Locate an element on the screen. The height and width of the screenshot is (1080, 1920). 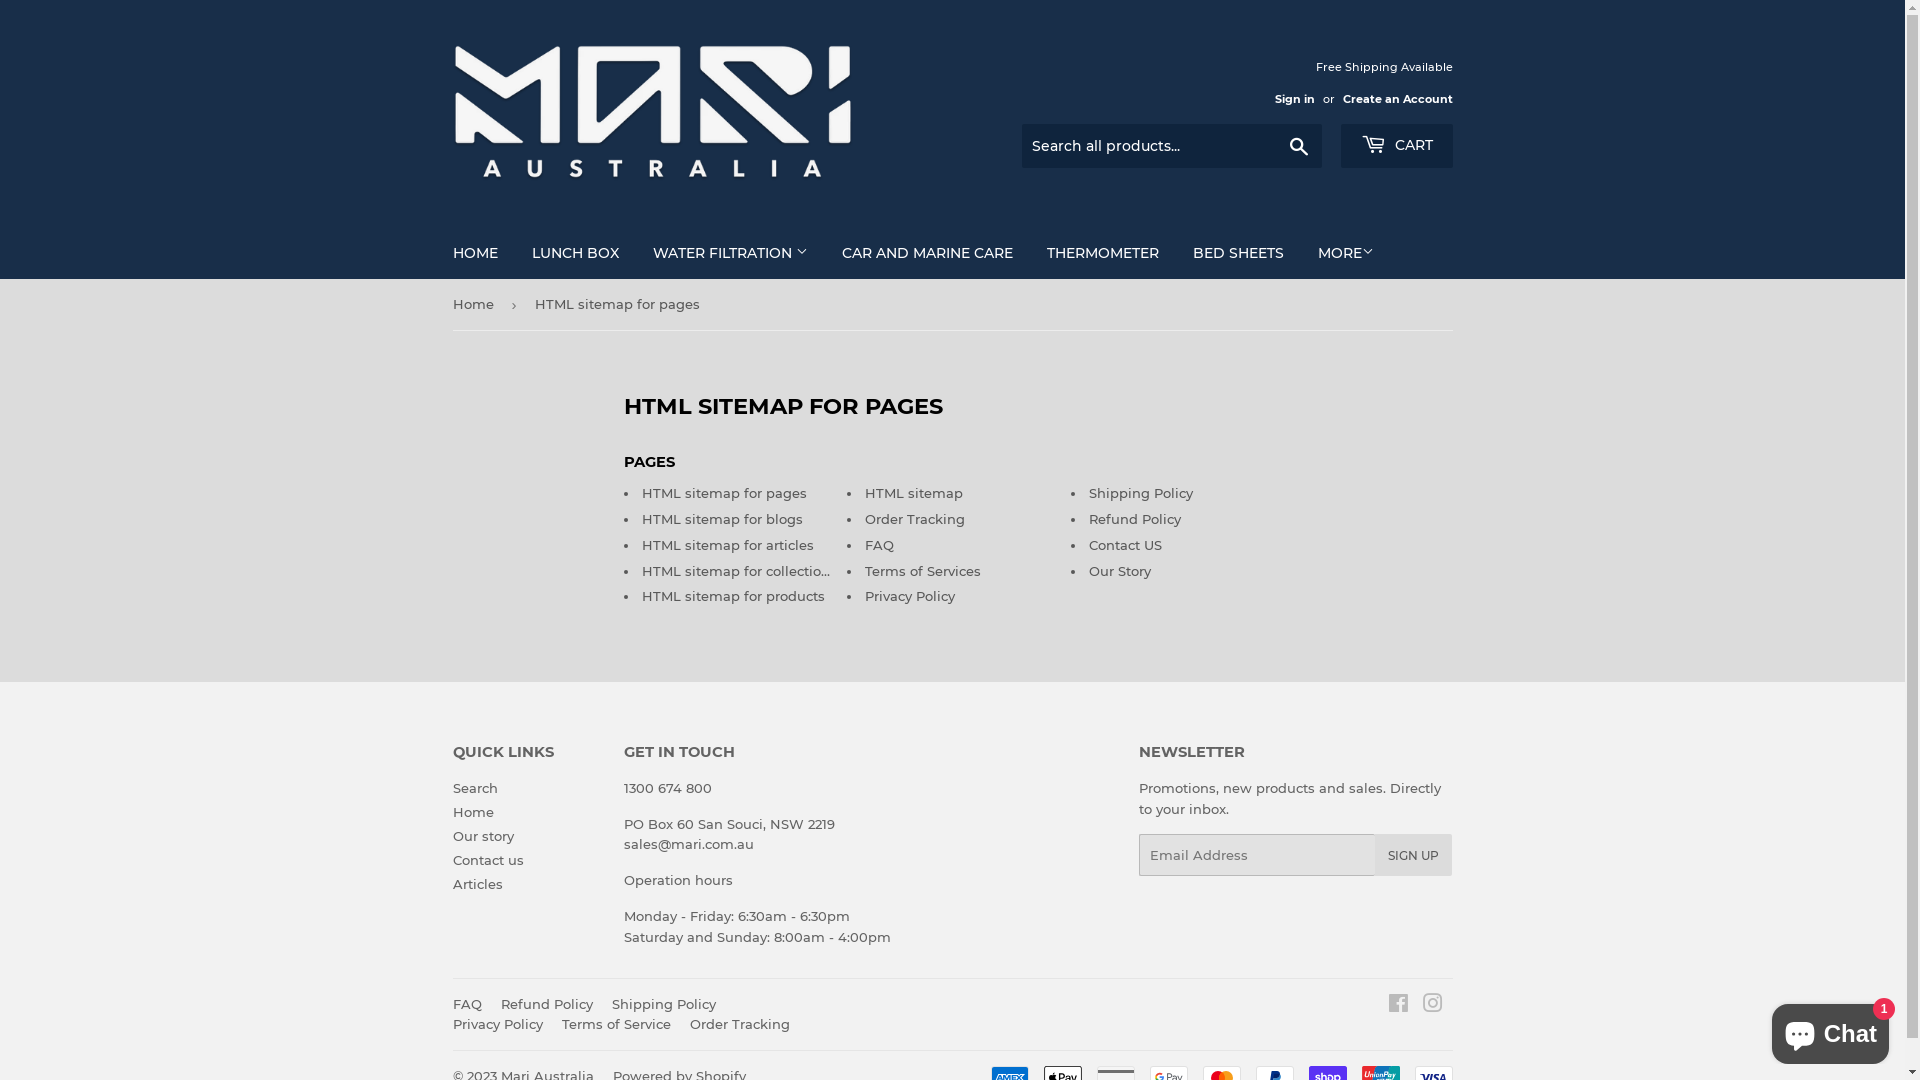
'HTML sitemap for collections' is located at coordinates (738, 570).